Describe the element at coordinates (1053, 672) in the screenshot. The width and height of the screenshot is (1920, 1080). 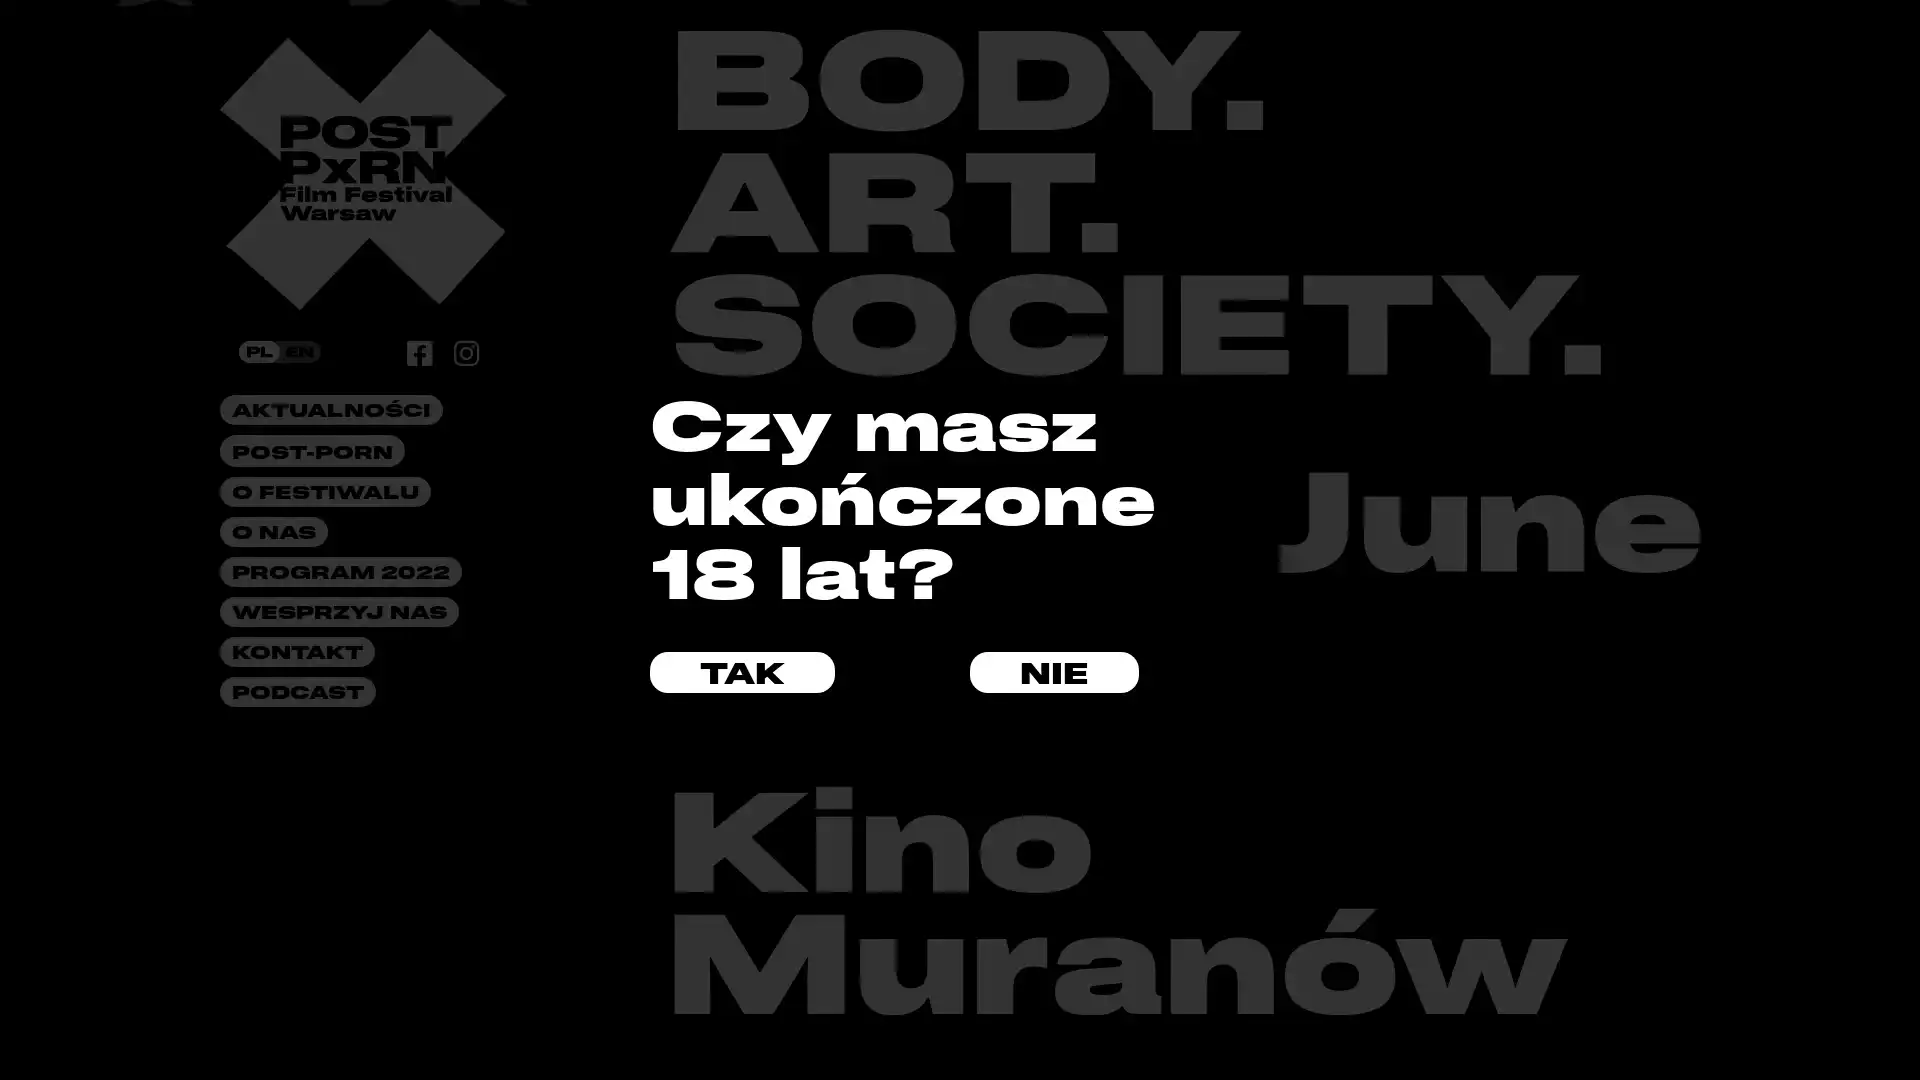
I see `NIE` at that location.